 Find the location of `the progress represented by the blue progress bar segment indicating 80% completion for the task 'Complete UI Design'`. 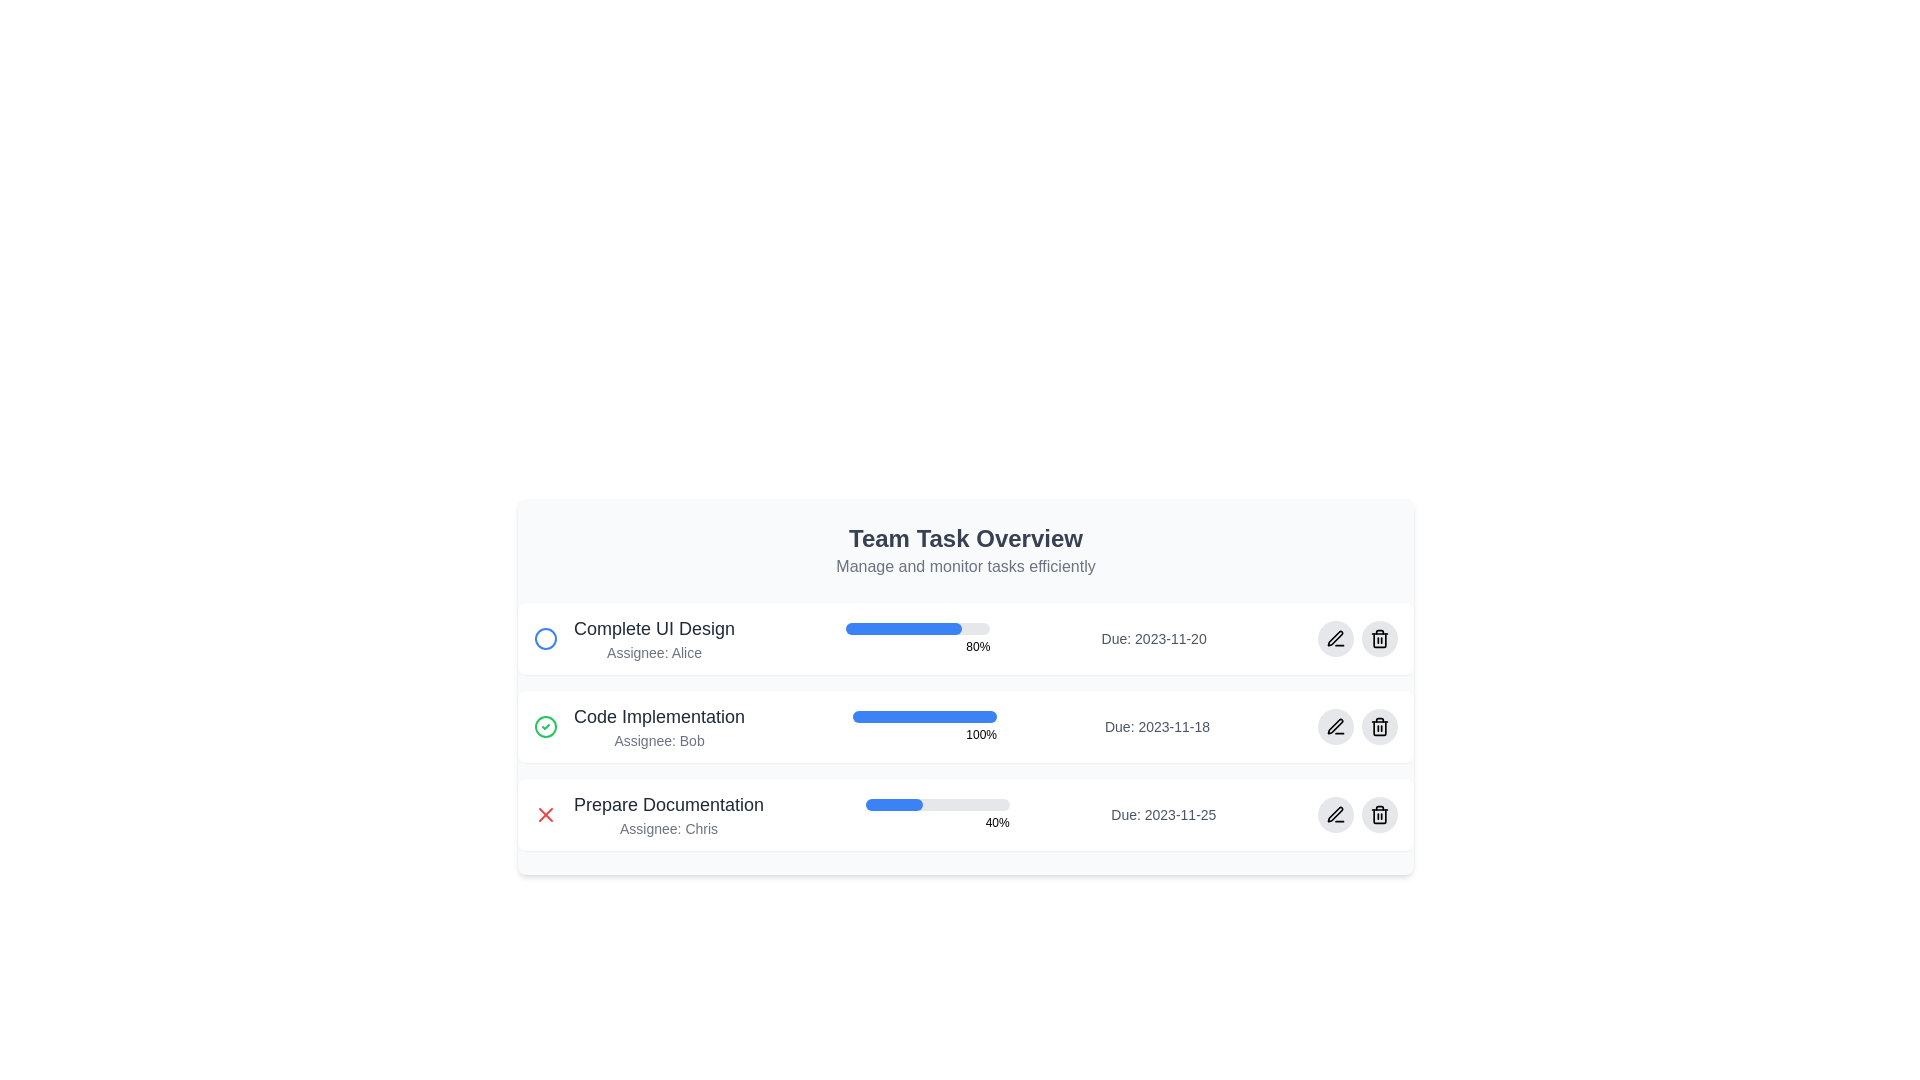

the progress represented by the blue progress bar segment indicating 80% completion for the task 'Complete UI Design' is located at coordinates (902, 627).